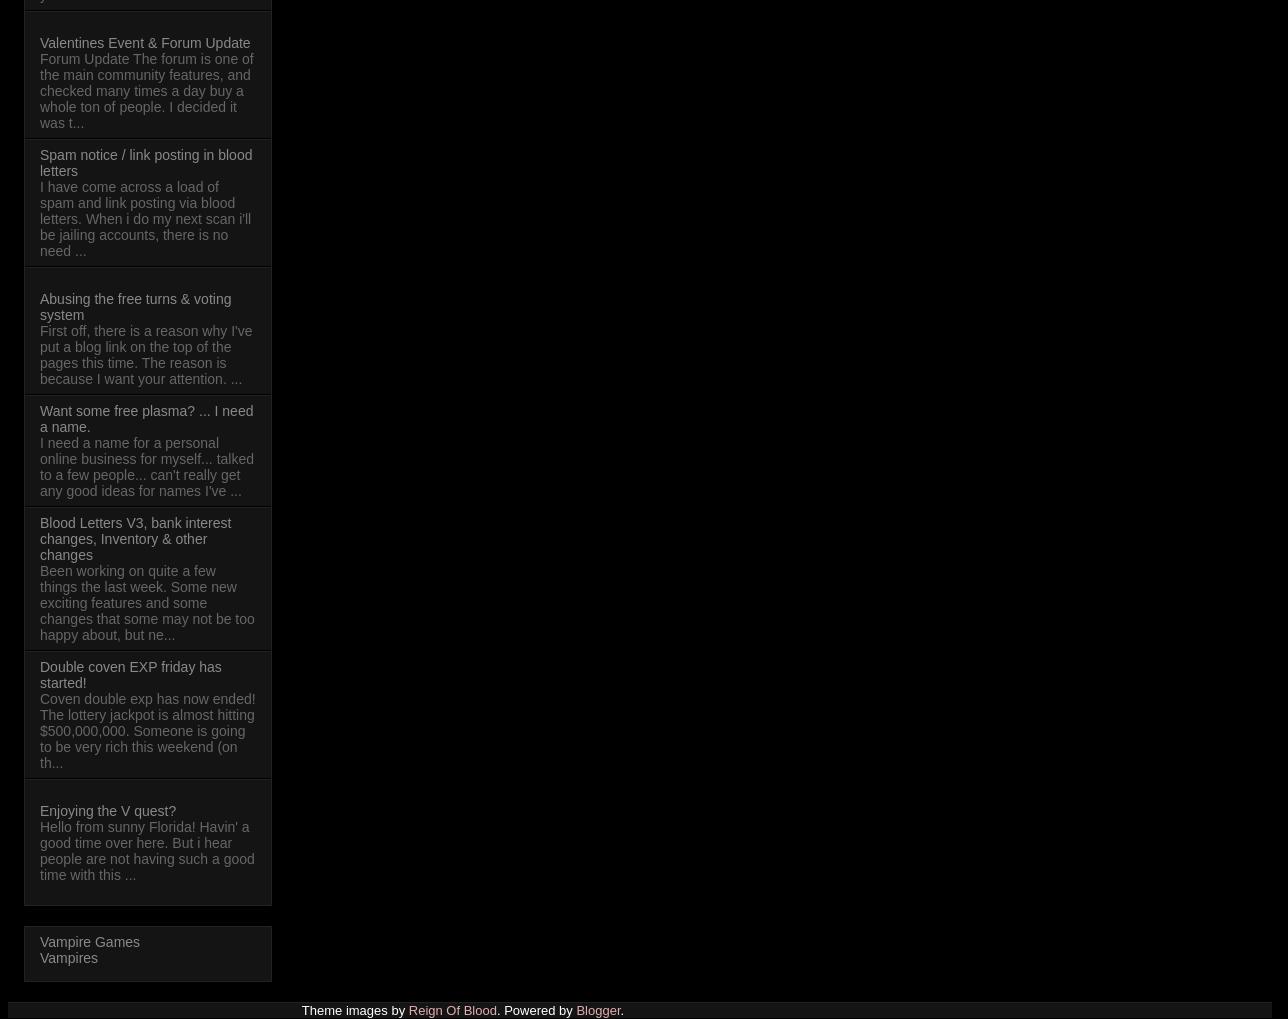 This screenshot has width=1288, height=1019. Describe the element at coordinates (146, 354) in the screenshot. I see `'First off, there is a reason why I've put a blog link on the top of the pages this time. The reason is because I want your attention. ...'` at that location.